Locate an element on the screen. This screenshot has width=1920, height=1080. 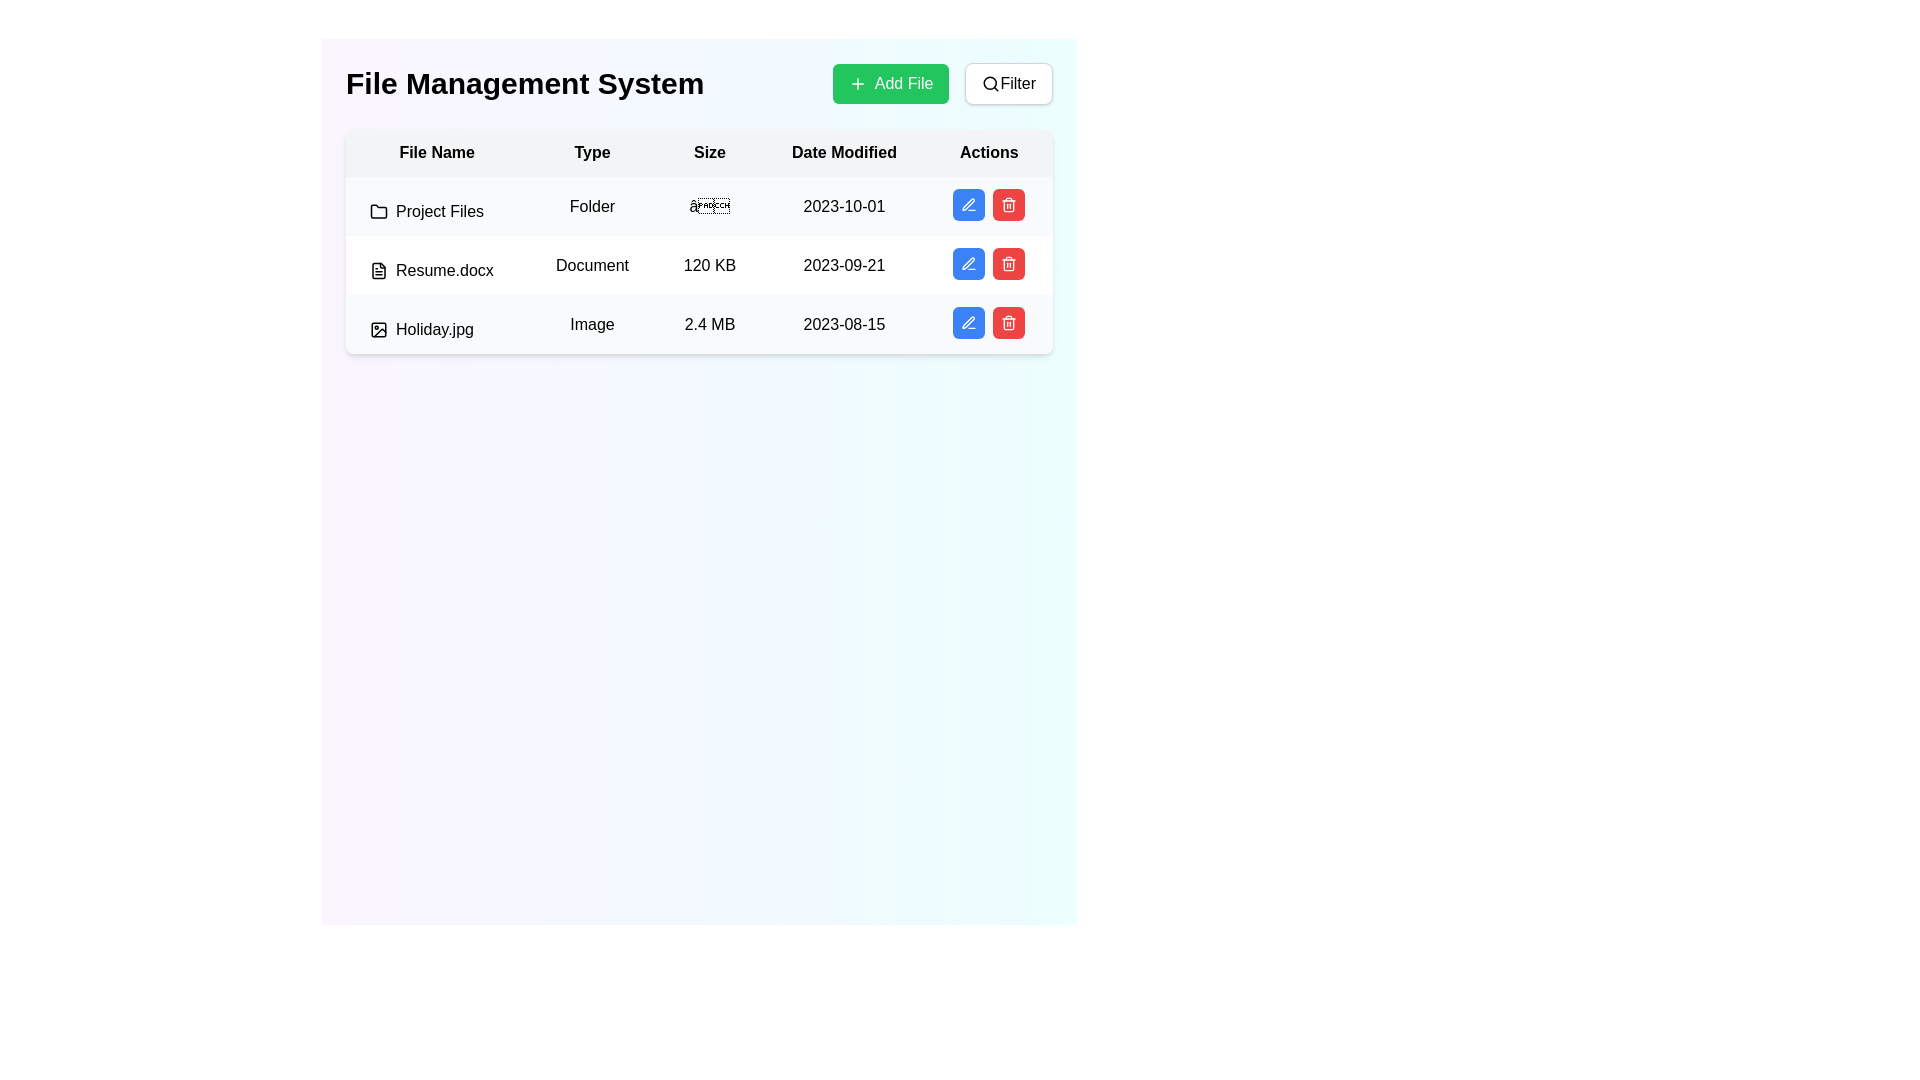
the trash bin icon button located in the 'Actions' column of the file management table is located at coordinates (1009, 204).